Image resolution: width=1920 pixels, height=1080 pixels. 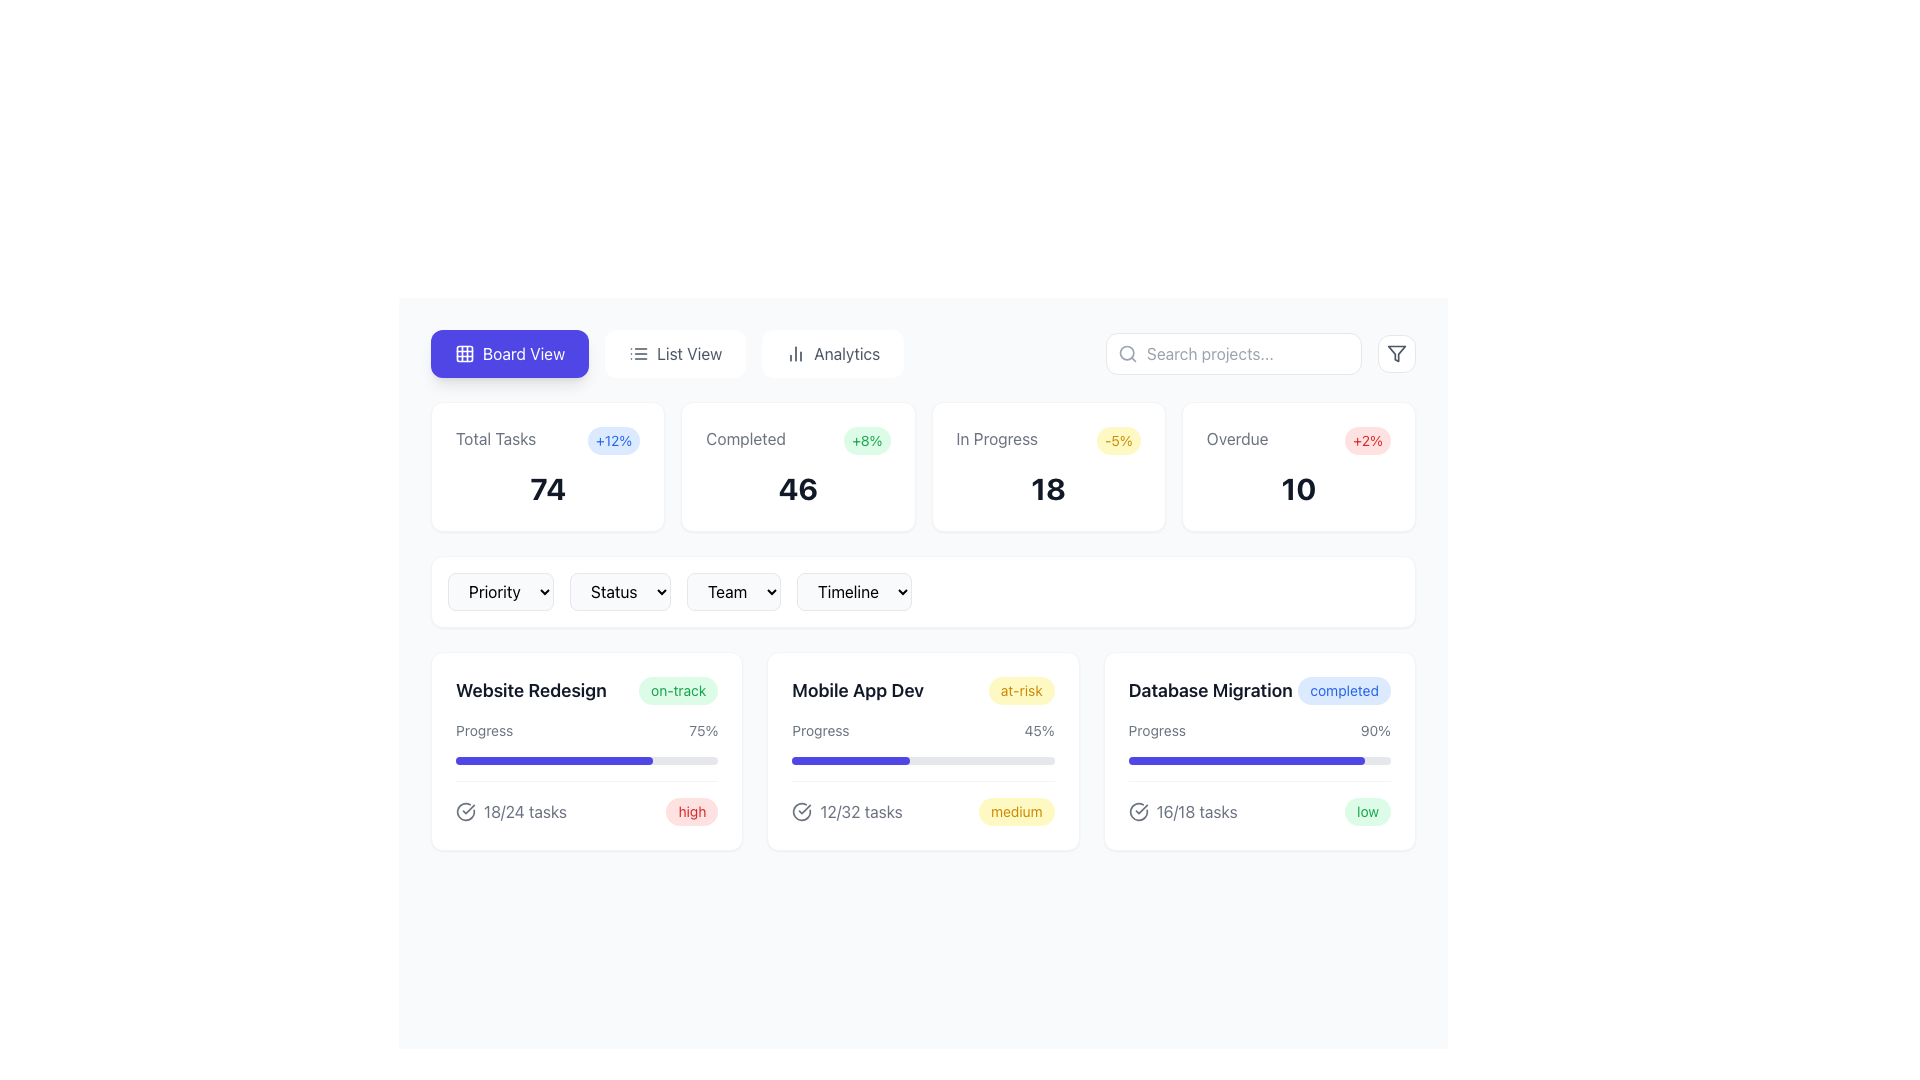 What do you see at coordinates (548, 466) in the screenshot?
I see `the Informational card, which displays the total number of tasks and a percentage increase indicator, located at the top-left of the grid` at bounding box center [548, 466].